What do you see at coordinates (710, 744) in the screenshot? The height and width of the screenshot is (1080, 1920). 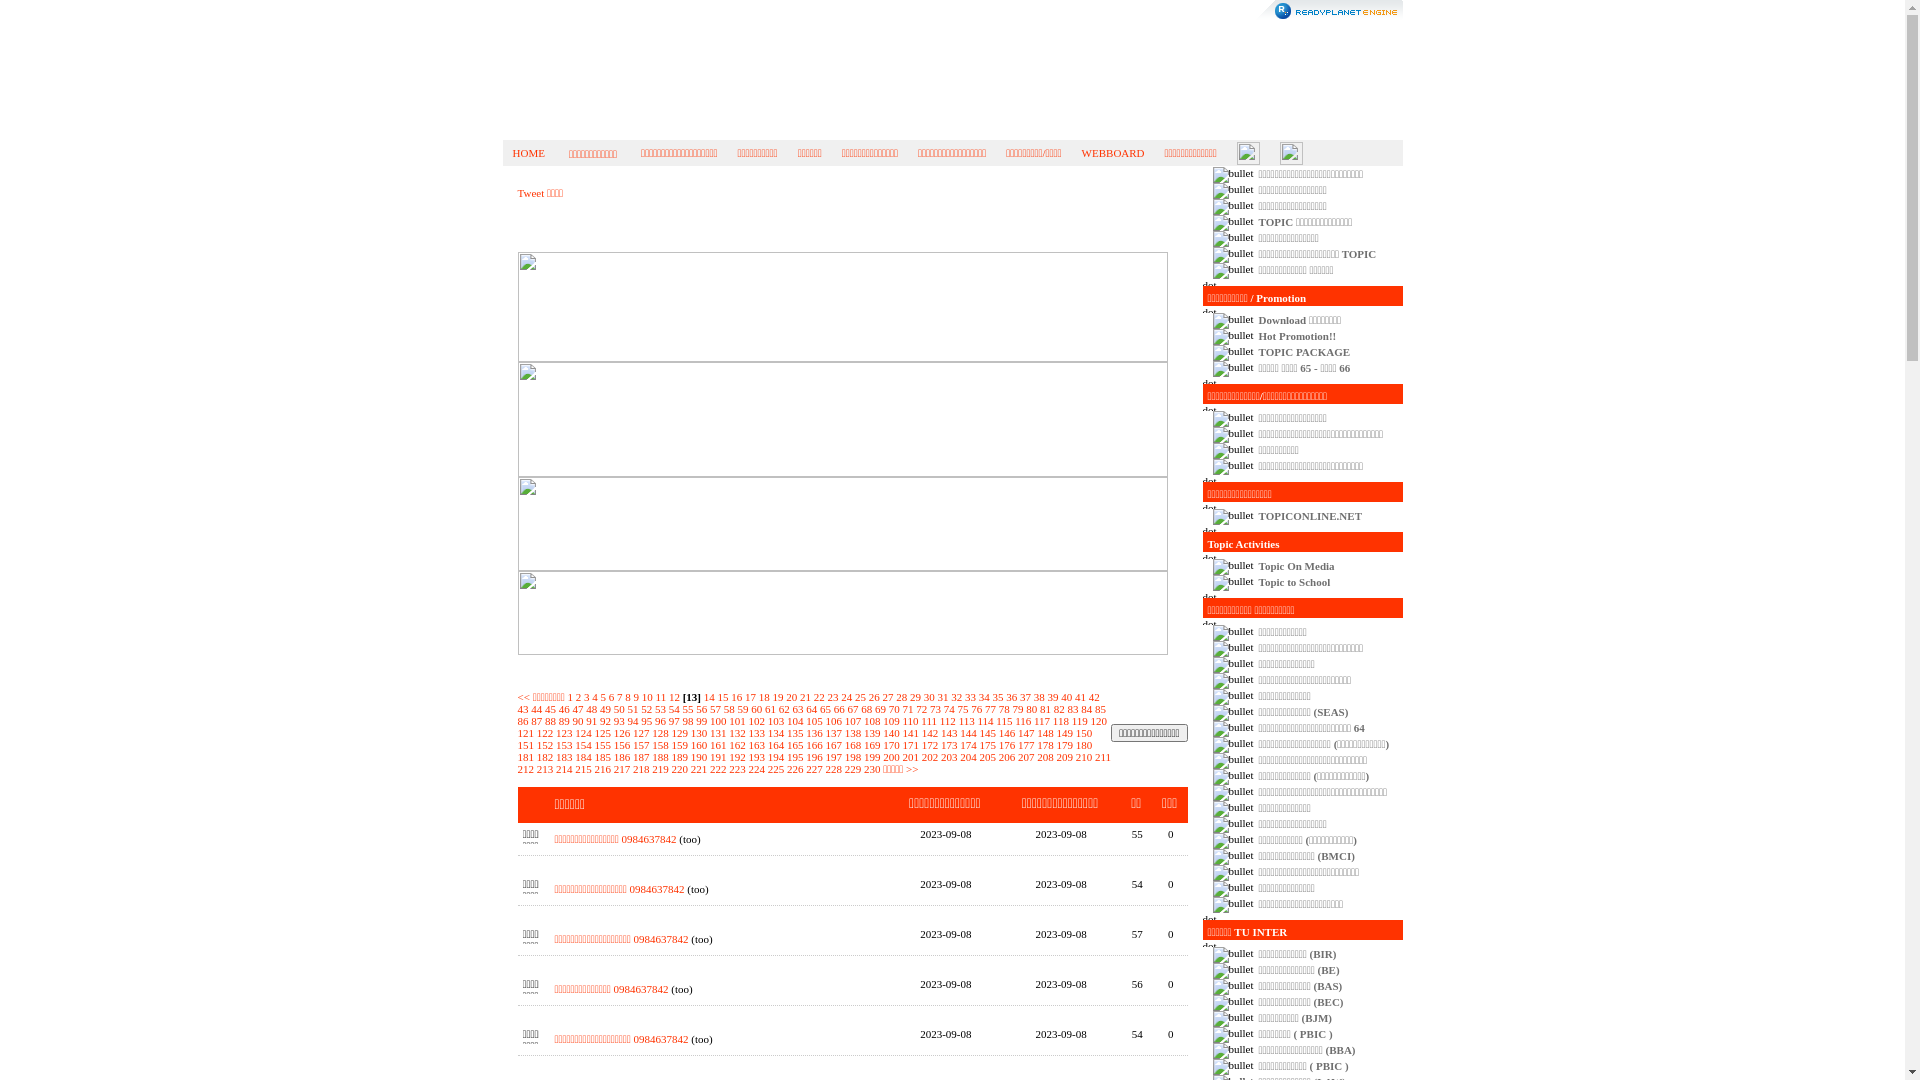 I see `'161'` at bounding box center [710, 744].